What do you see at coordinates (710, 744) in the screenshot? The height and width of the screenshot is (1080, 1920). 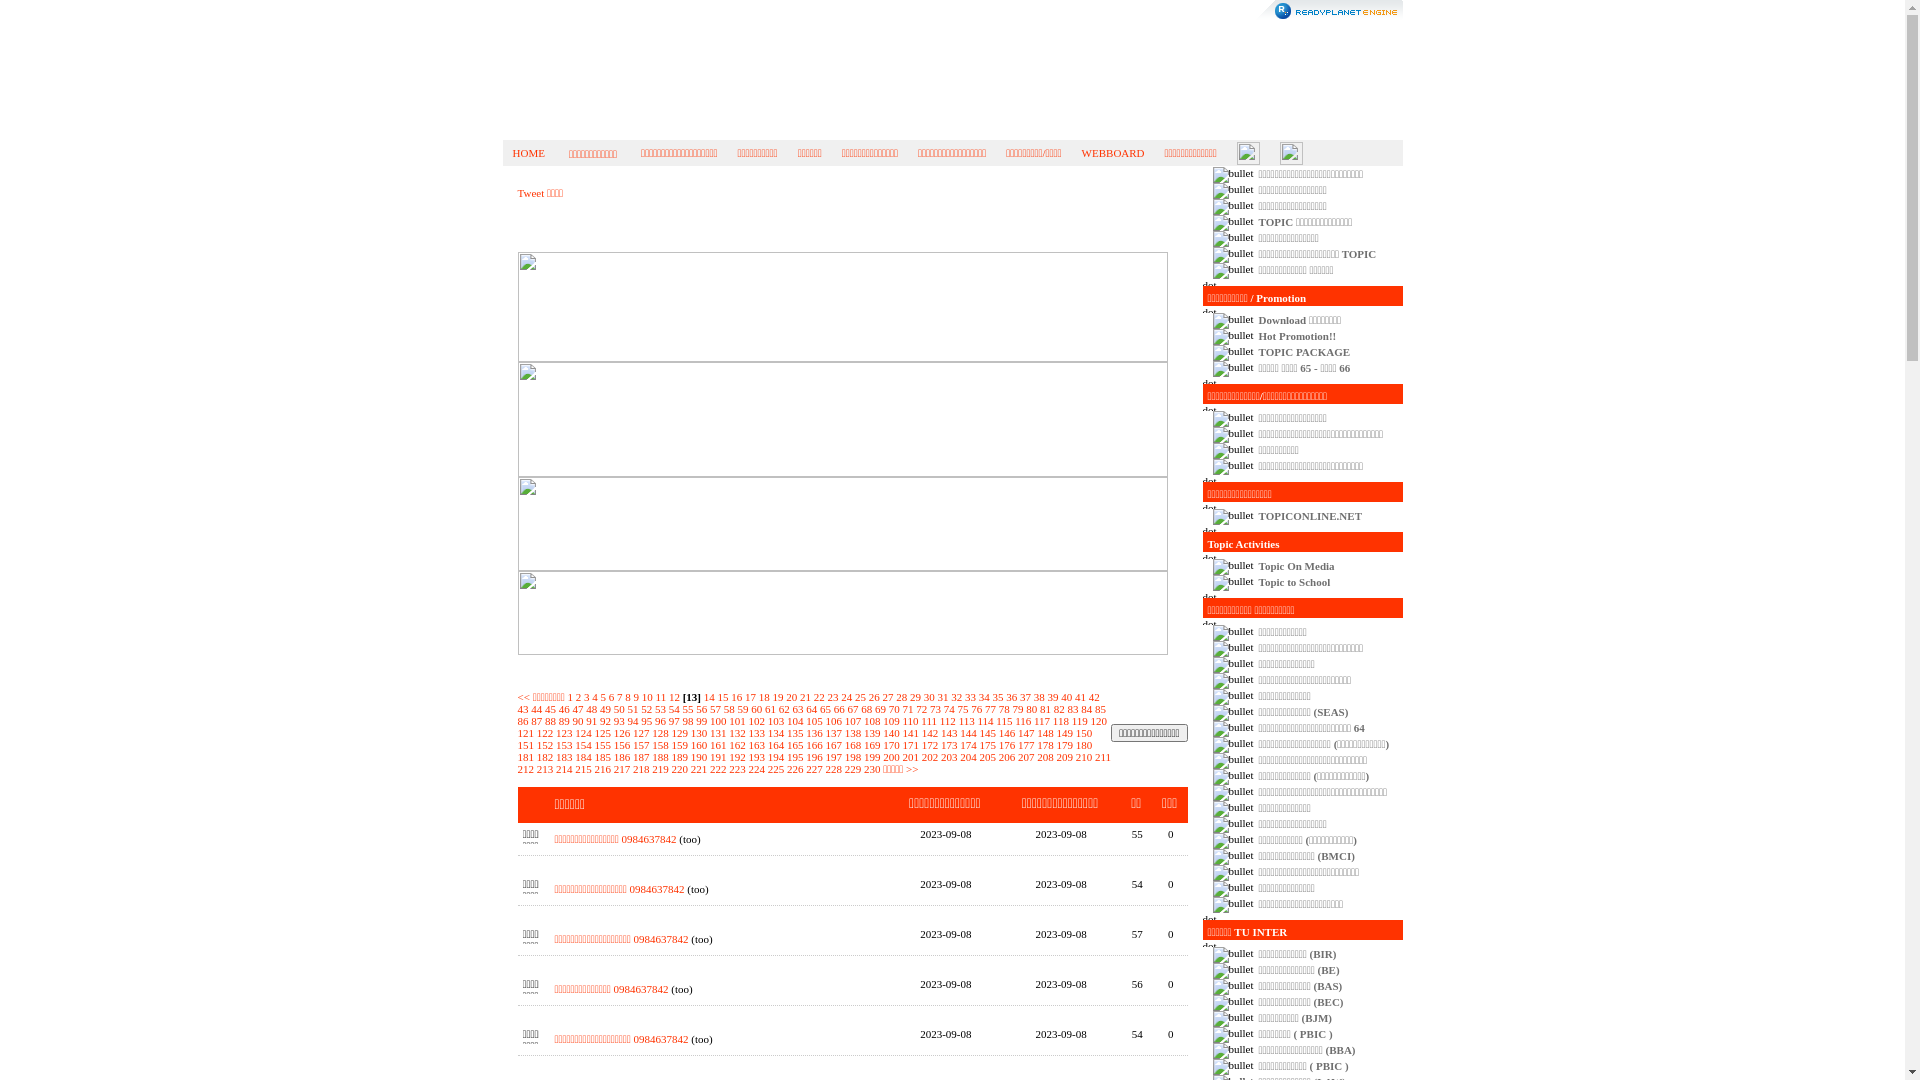 I see `'161'` at bounding box center [710, 744].